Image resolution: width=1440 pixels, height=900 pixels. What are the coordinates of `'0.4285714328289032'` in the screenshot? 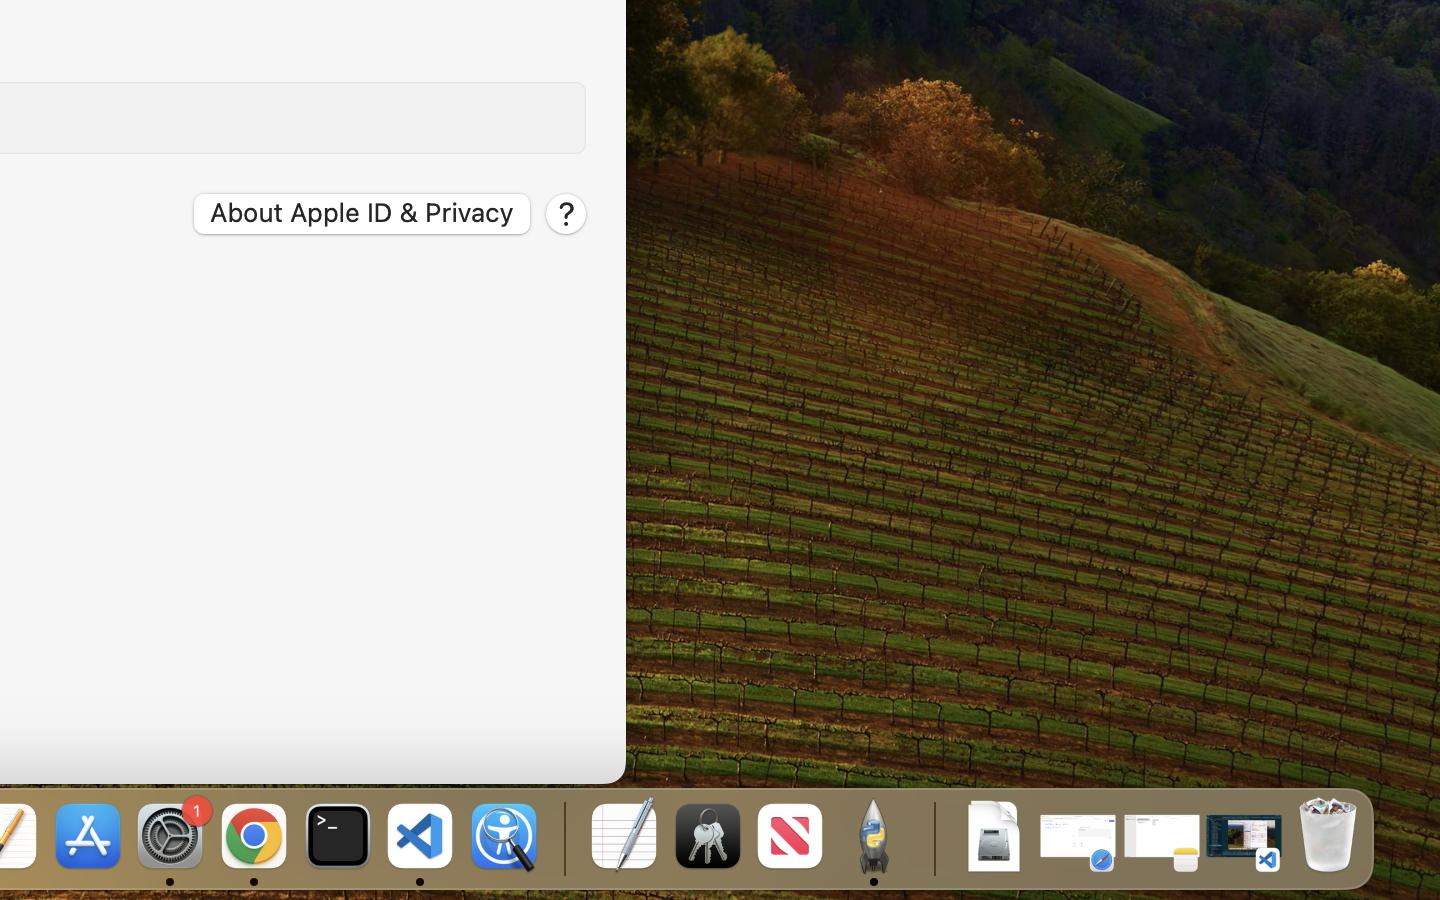 It's located at (562, 837).